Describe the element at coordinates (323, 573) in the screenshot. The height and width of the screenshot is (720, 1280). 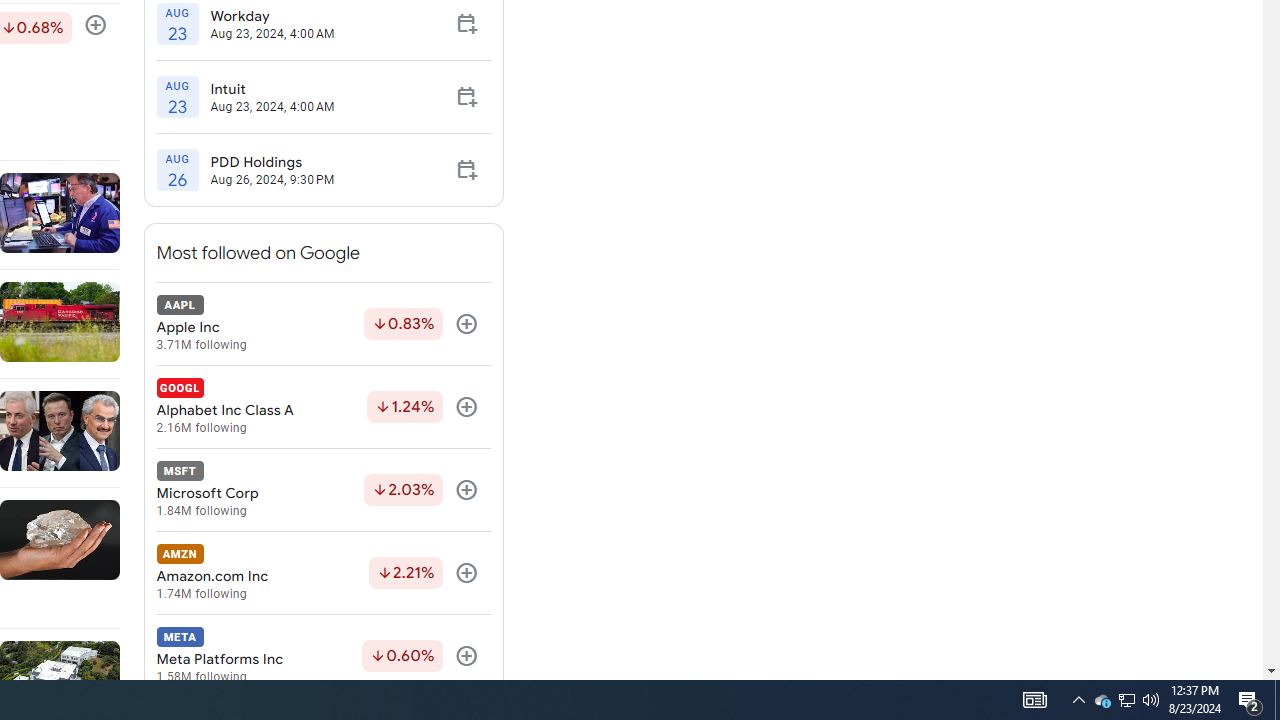
I see `'AMZN Amazon.com Inc 1.74M following Down by 2.21% Follow'` at that location.